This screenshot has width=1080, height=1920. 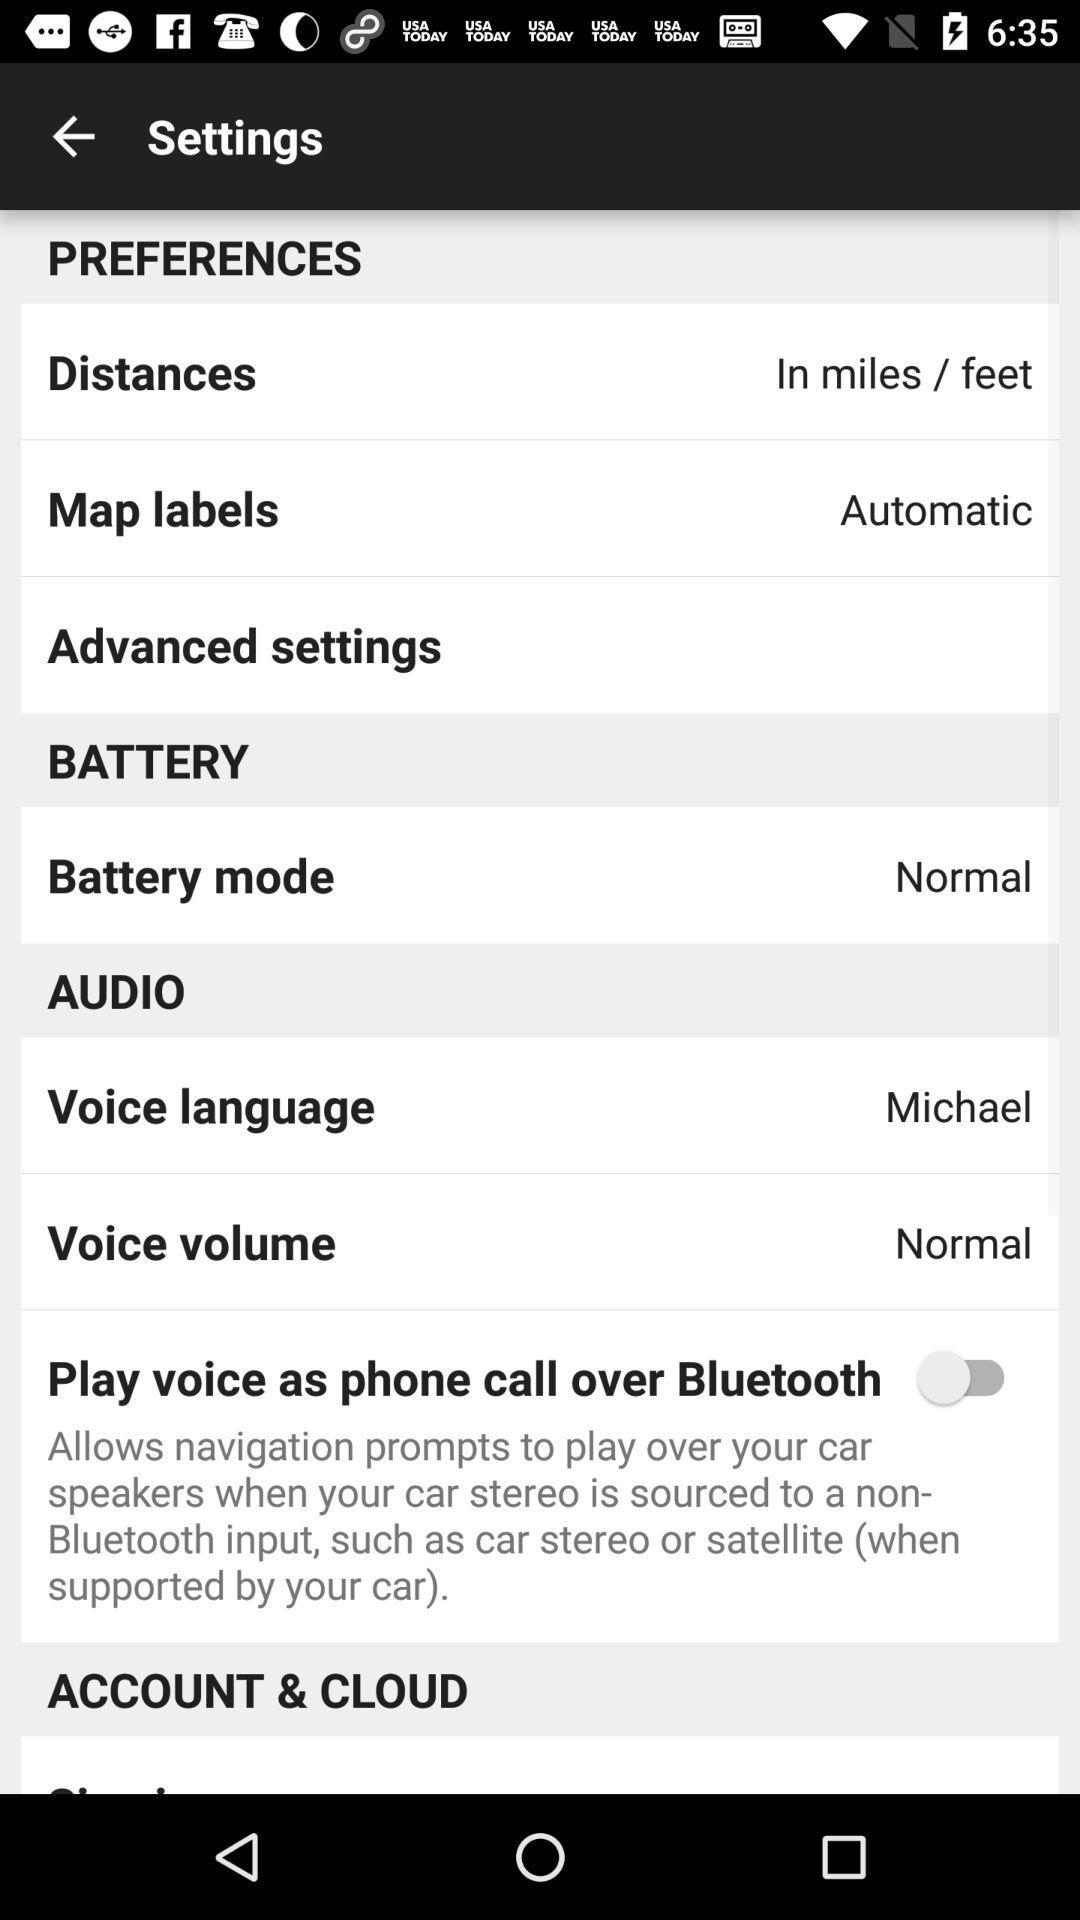 I want to click on the item next to the normal app, so click(x=190, y=874).